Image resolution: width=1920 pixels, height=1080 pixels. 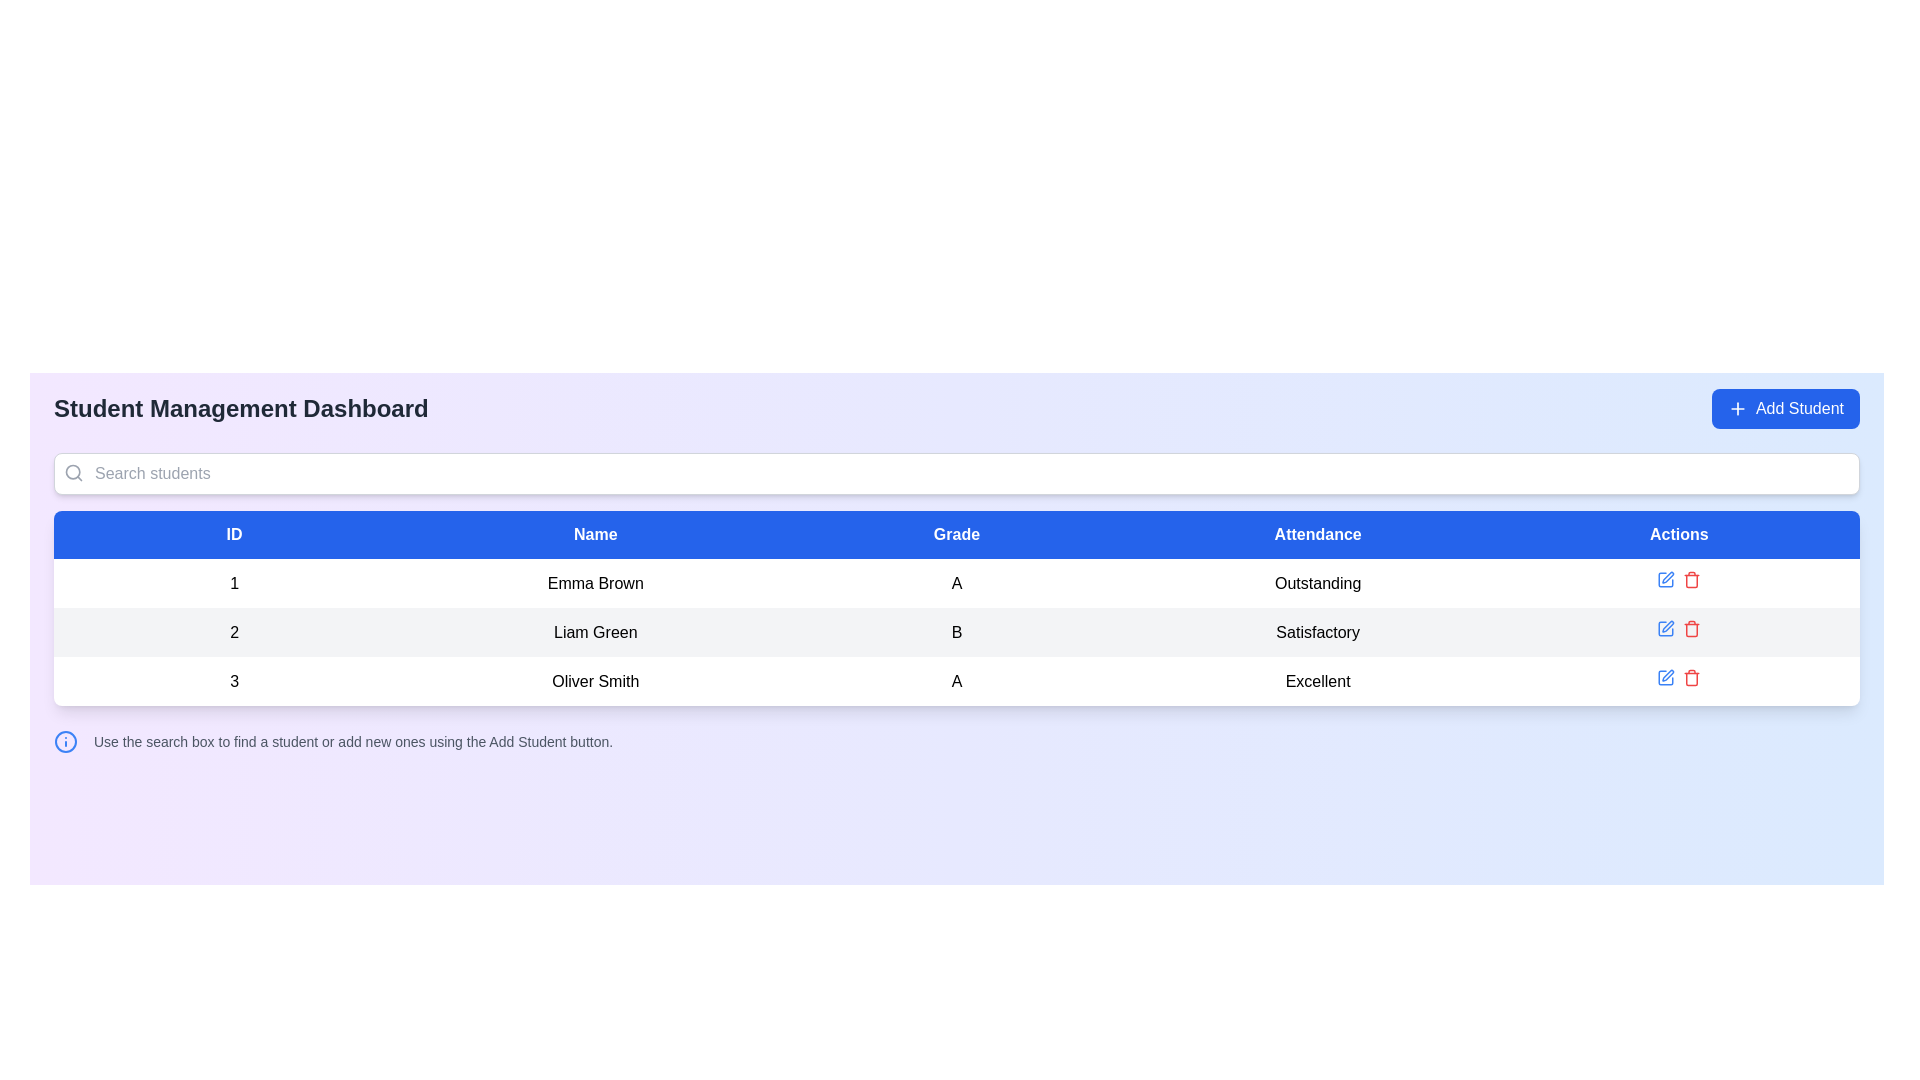 What do you see at coordinates (955, 741) in the screenshot?
I see `the Informational Banner located at the bottom of the central content area of the student dashboard interface` at bounding box center [955, 741].